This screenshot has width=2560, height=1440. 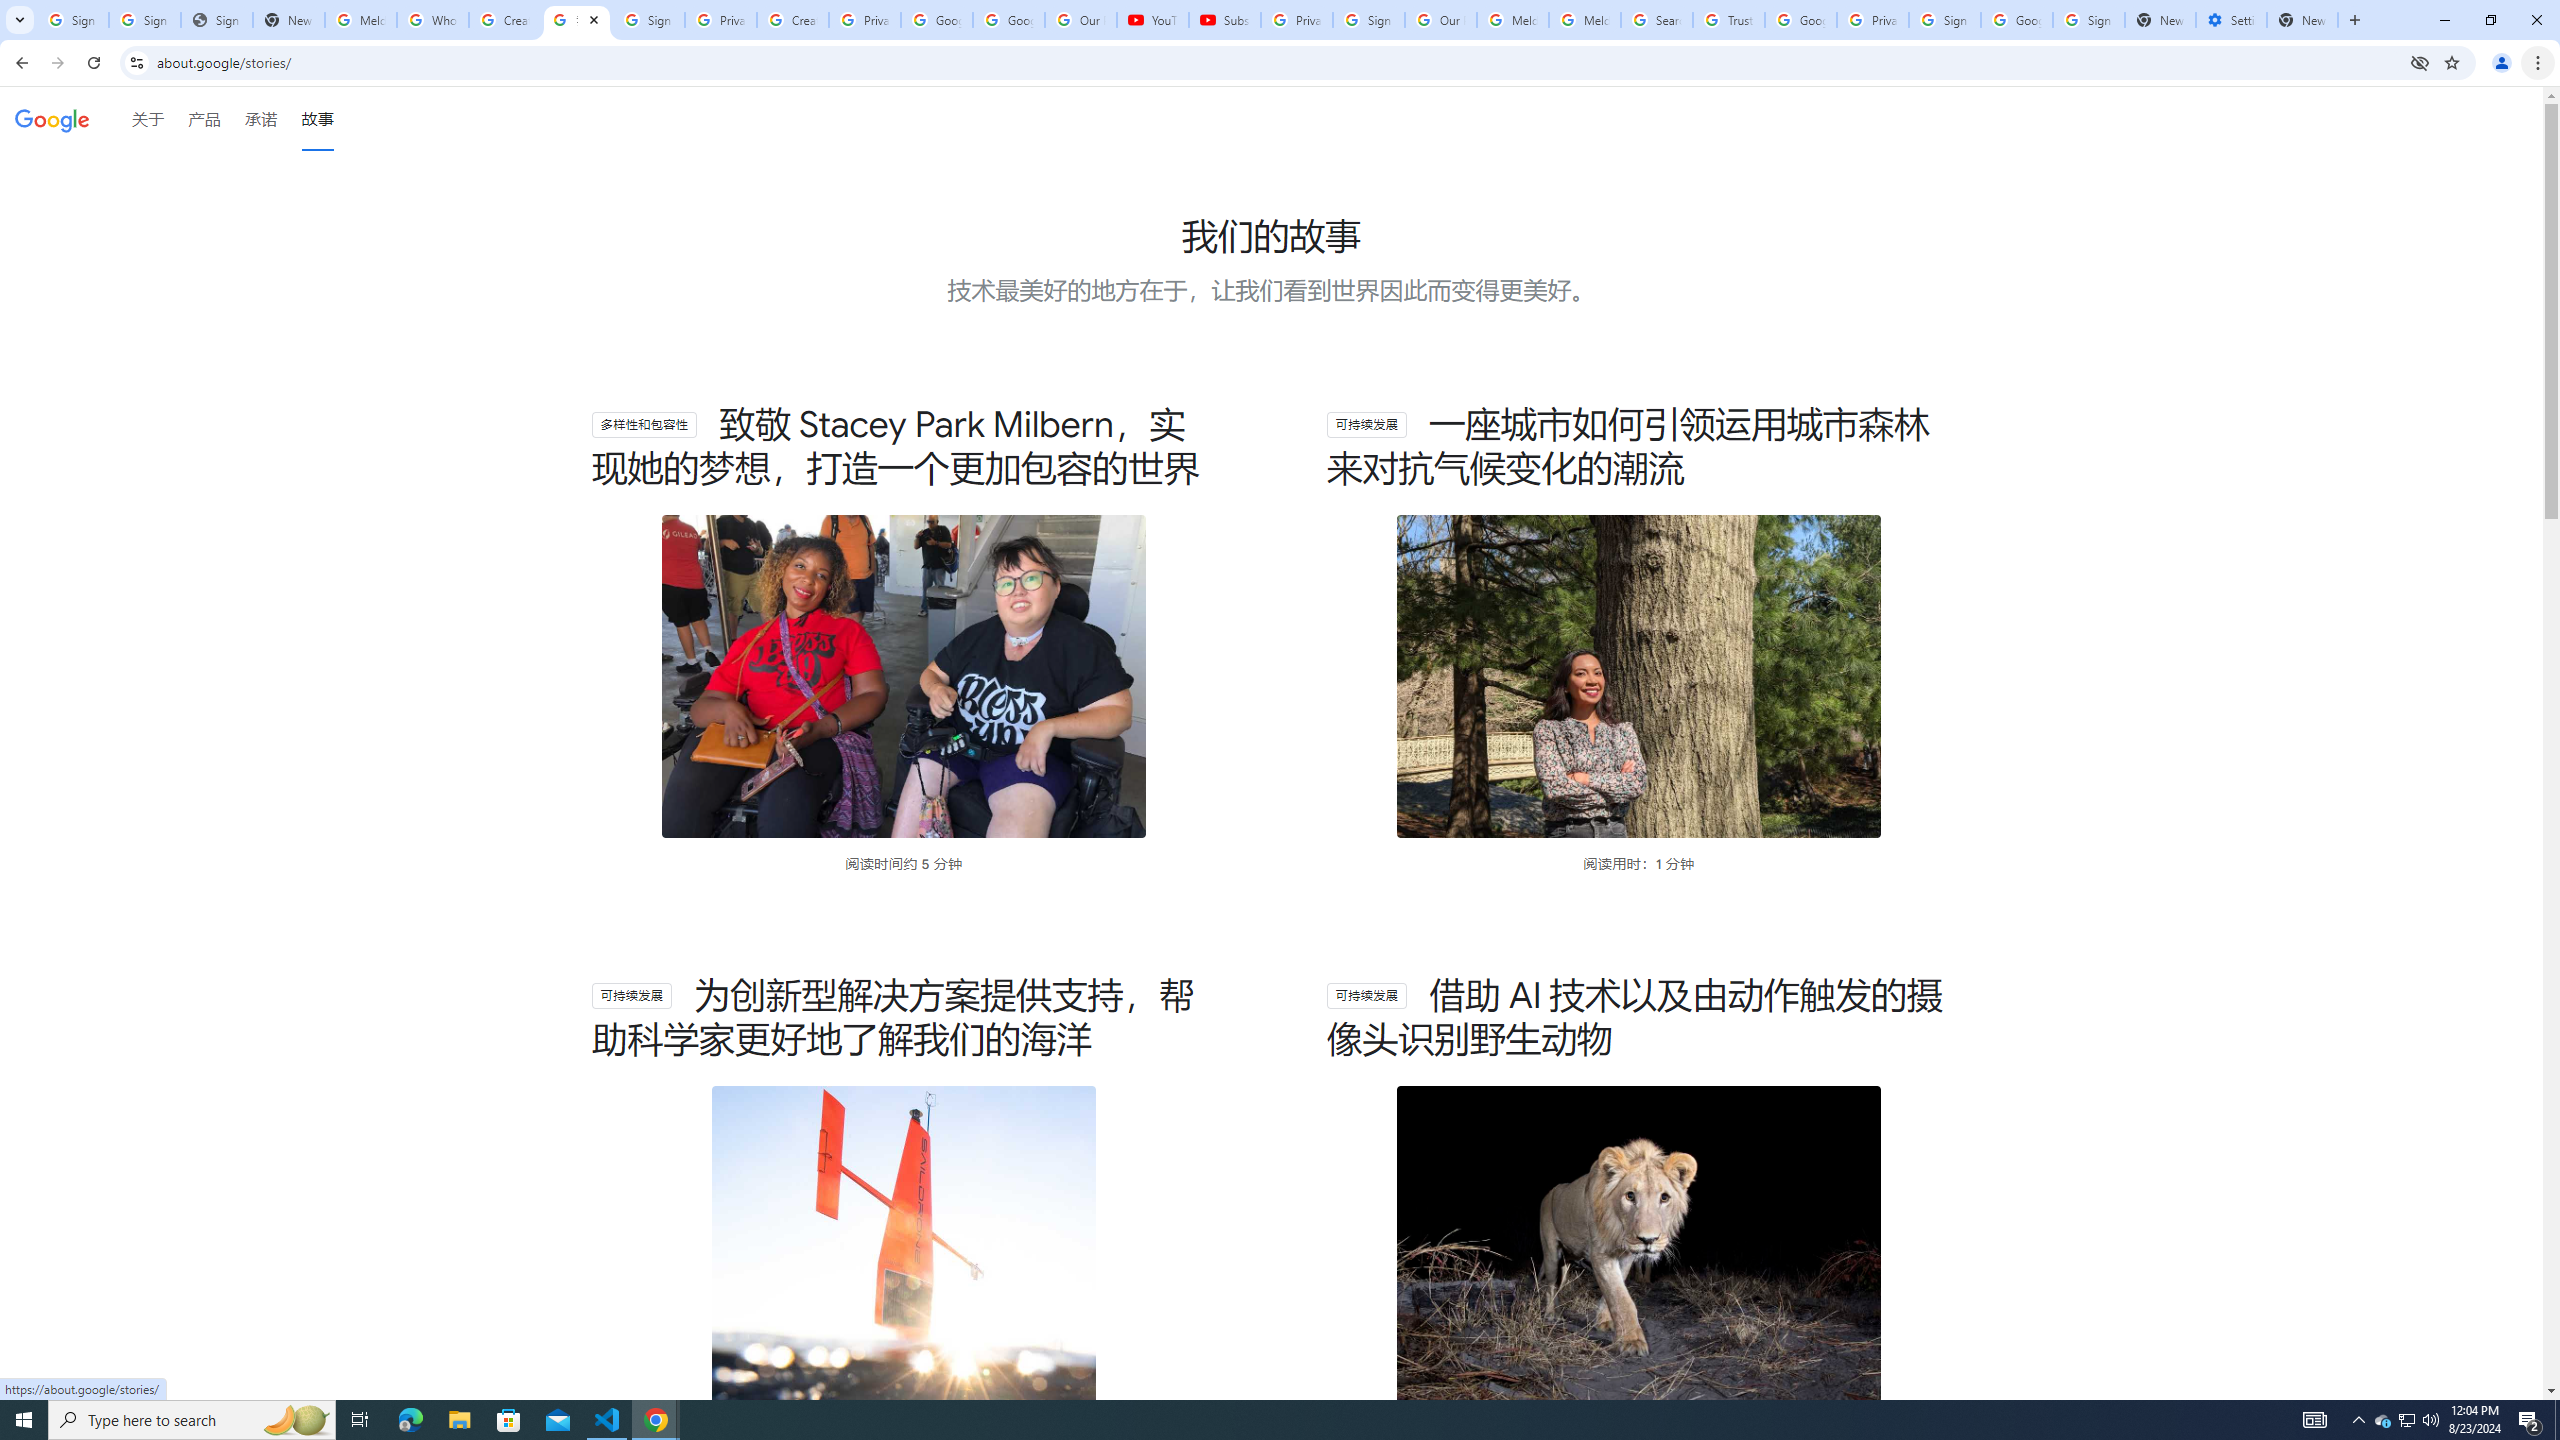 I want to click on 'Sign in - Google Accounts', so click(x=1944, y=19).